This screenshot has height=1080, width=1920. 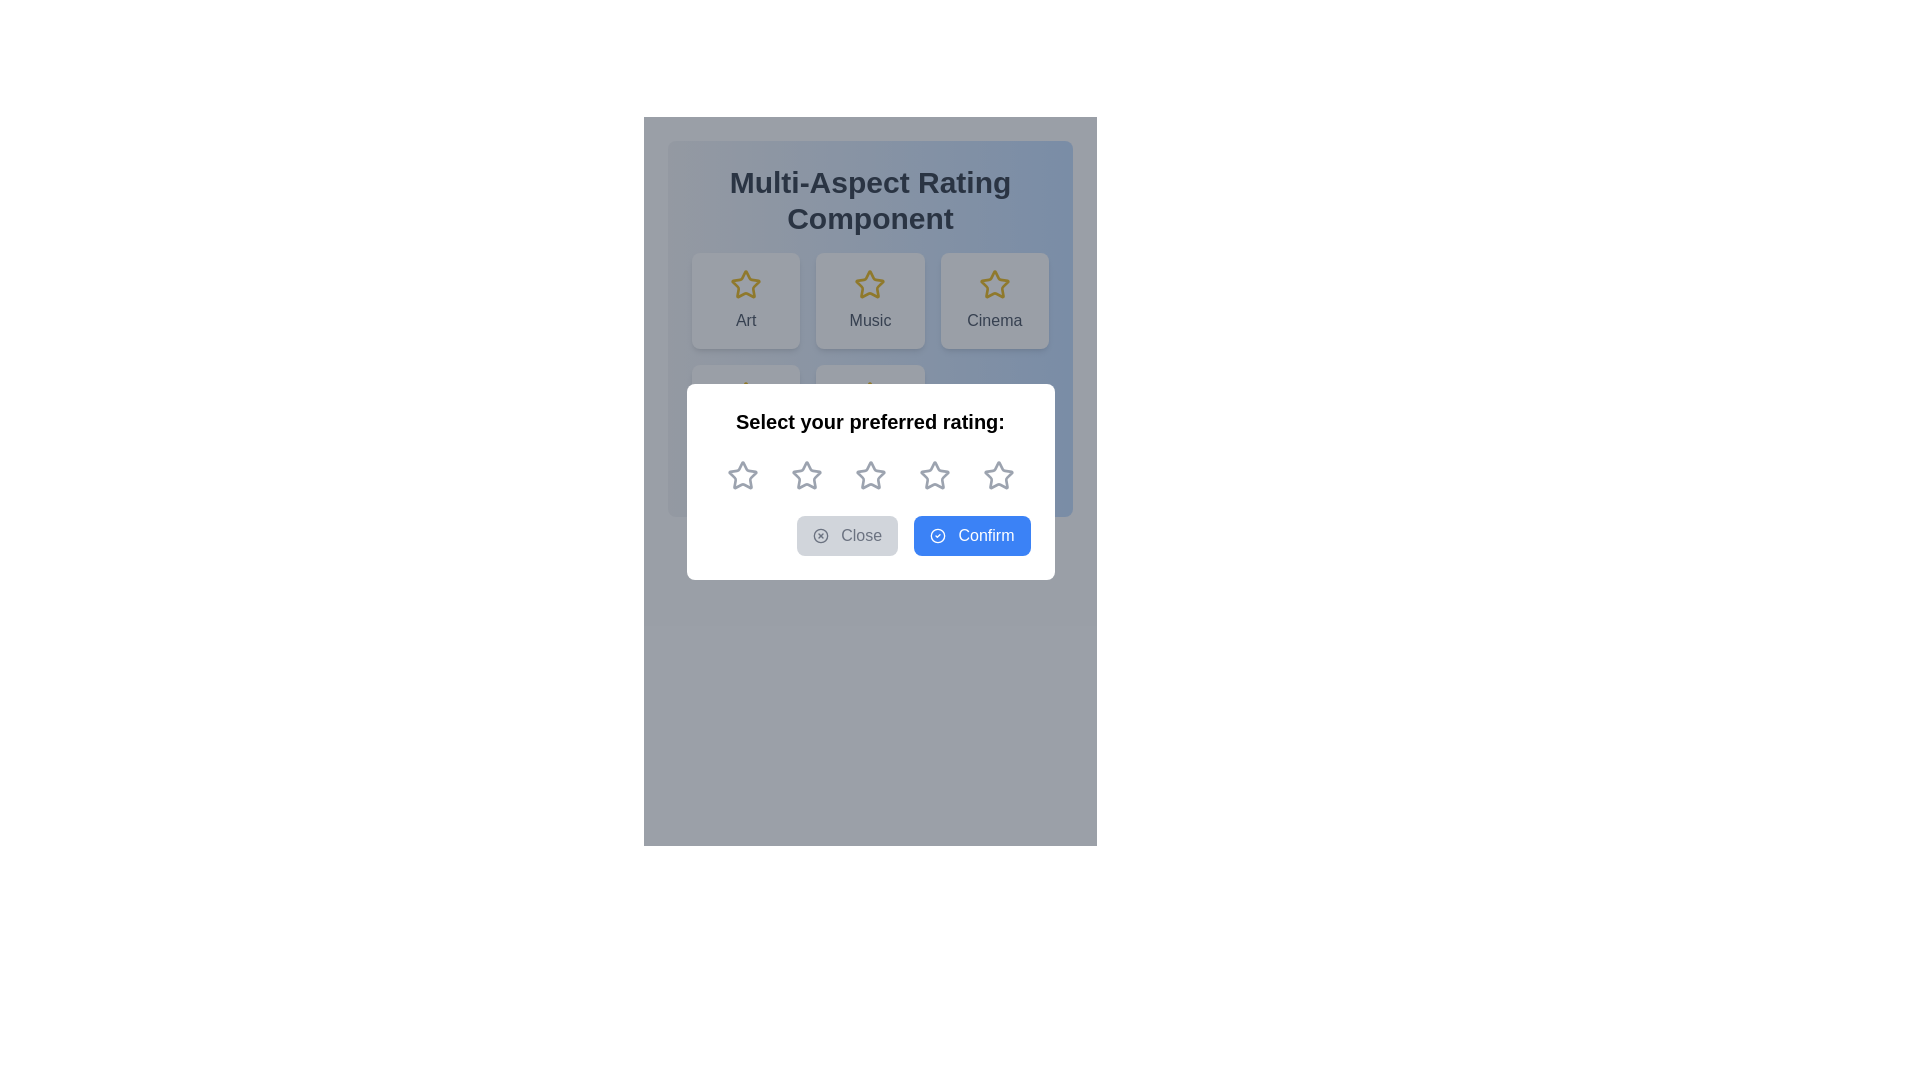 What do you see at coordinates (998, 474) in the screenshot?
I see `the fifth star rating icon` at bounding box center [998, 474].